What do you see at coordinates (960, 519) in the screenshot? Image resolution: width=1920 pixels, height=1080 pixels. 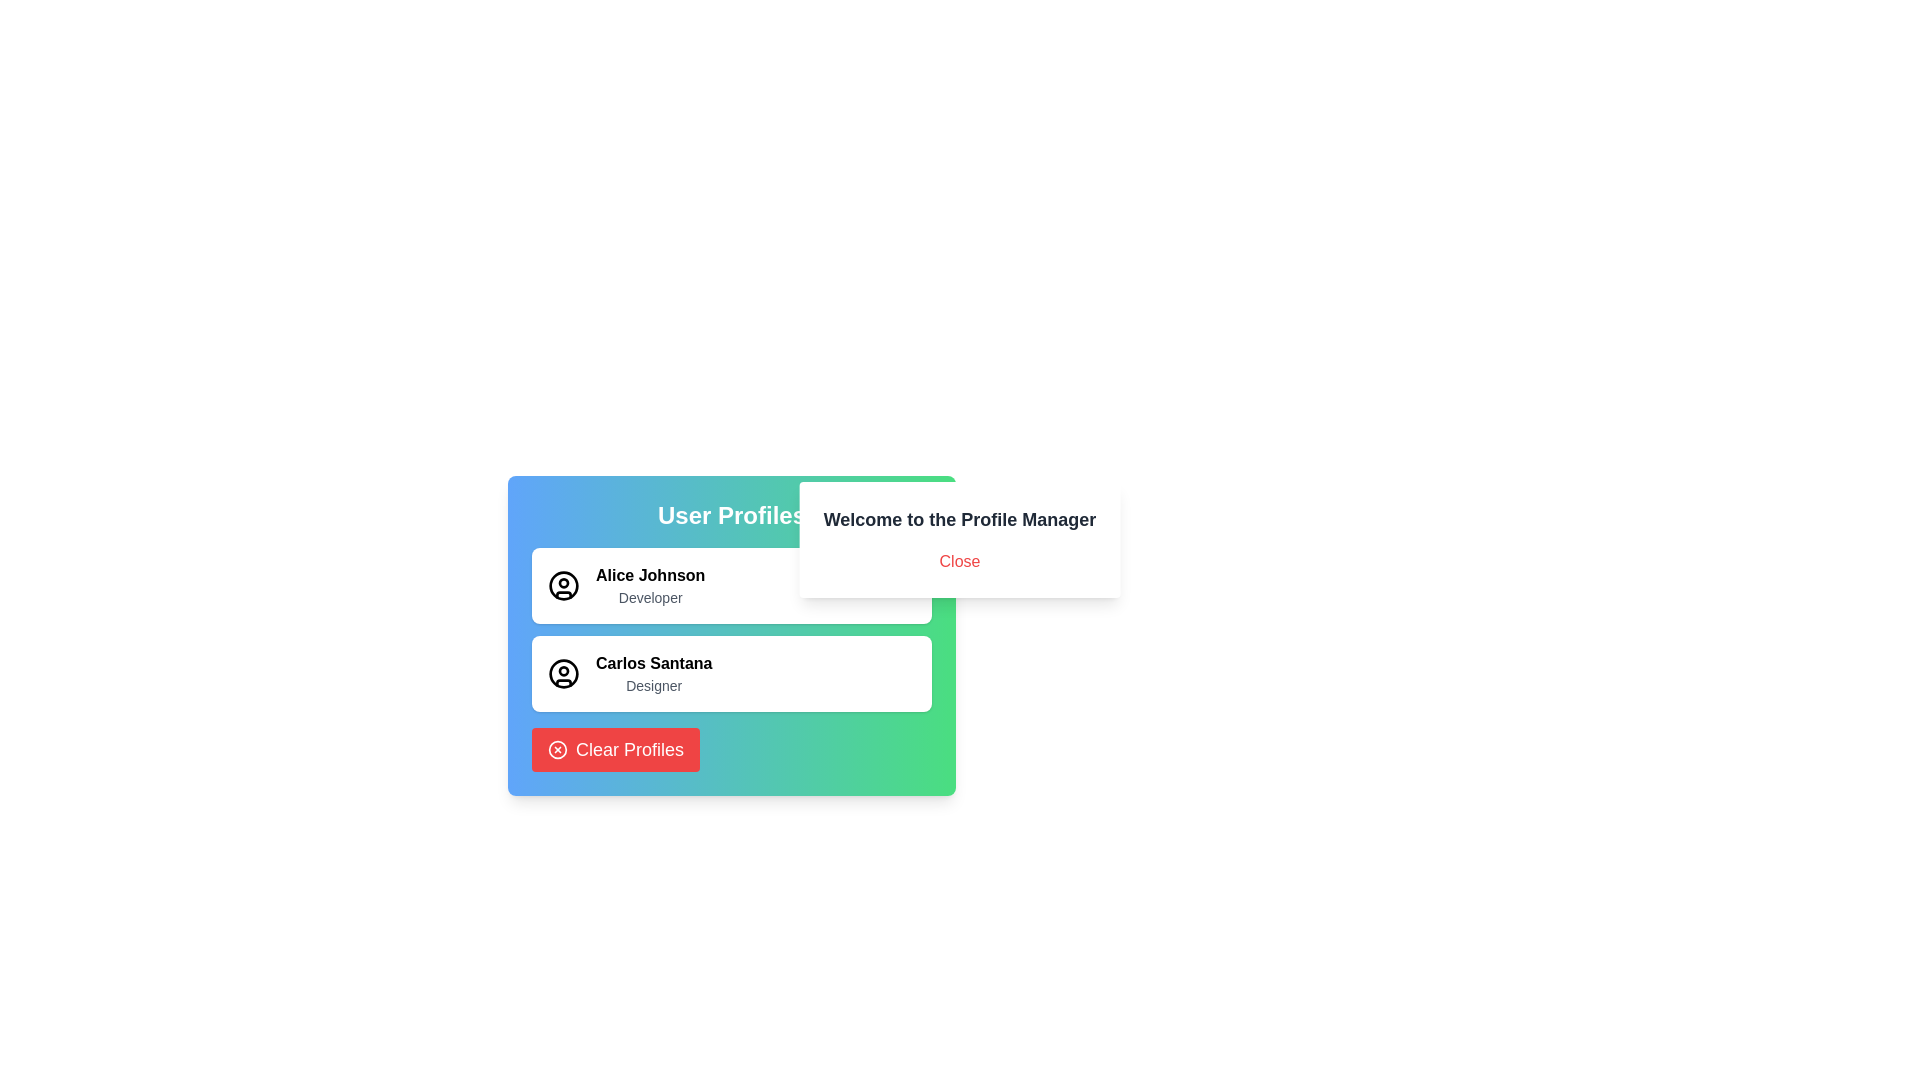 I see `the 'Welcome to the Profile Manager' text label, which is prominently displayed in a bold, large font within a centered modal box` at bounding box center [960, 519].